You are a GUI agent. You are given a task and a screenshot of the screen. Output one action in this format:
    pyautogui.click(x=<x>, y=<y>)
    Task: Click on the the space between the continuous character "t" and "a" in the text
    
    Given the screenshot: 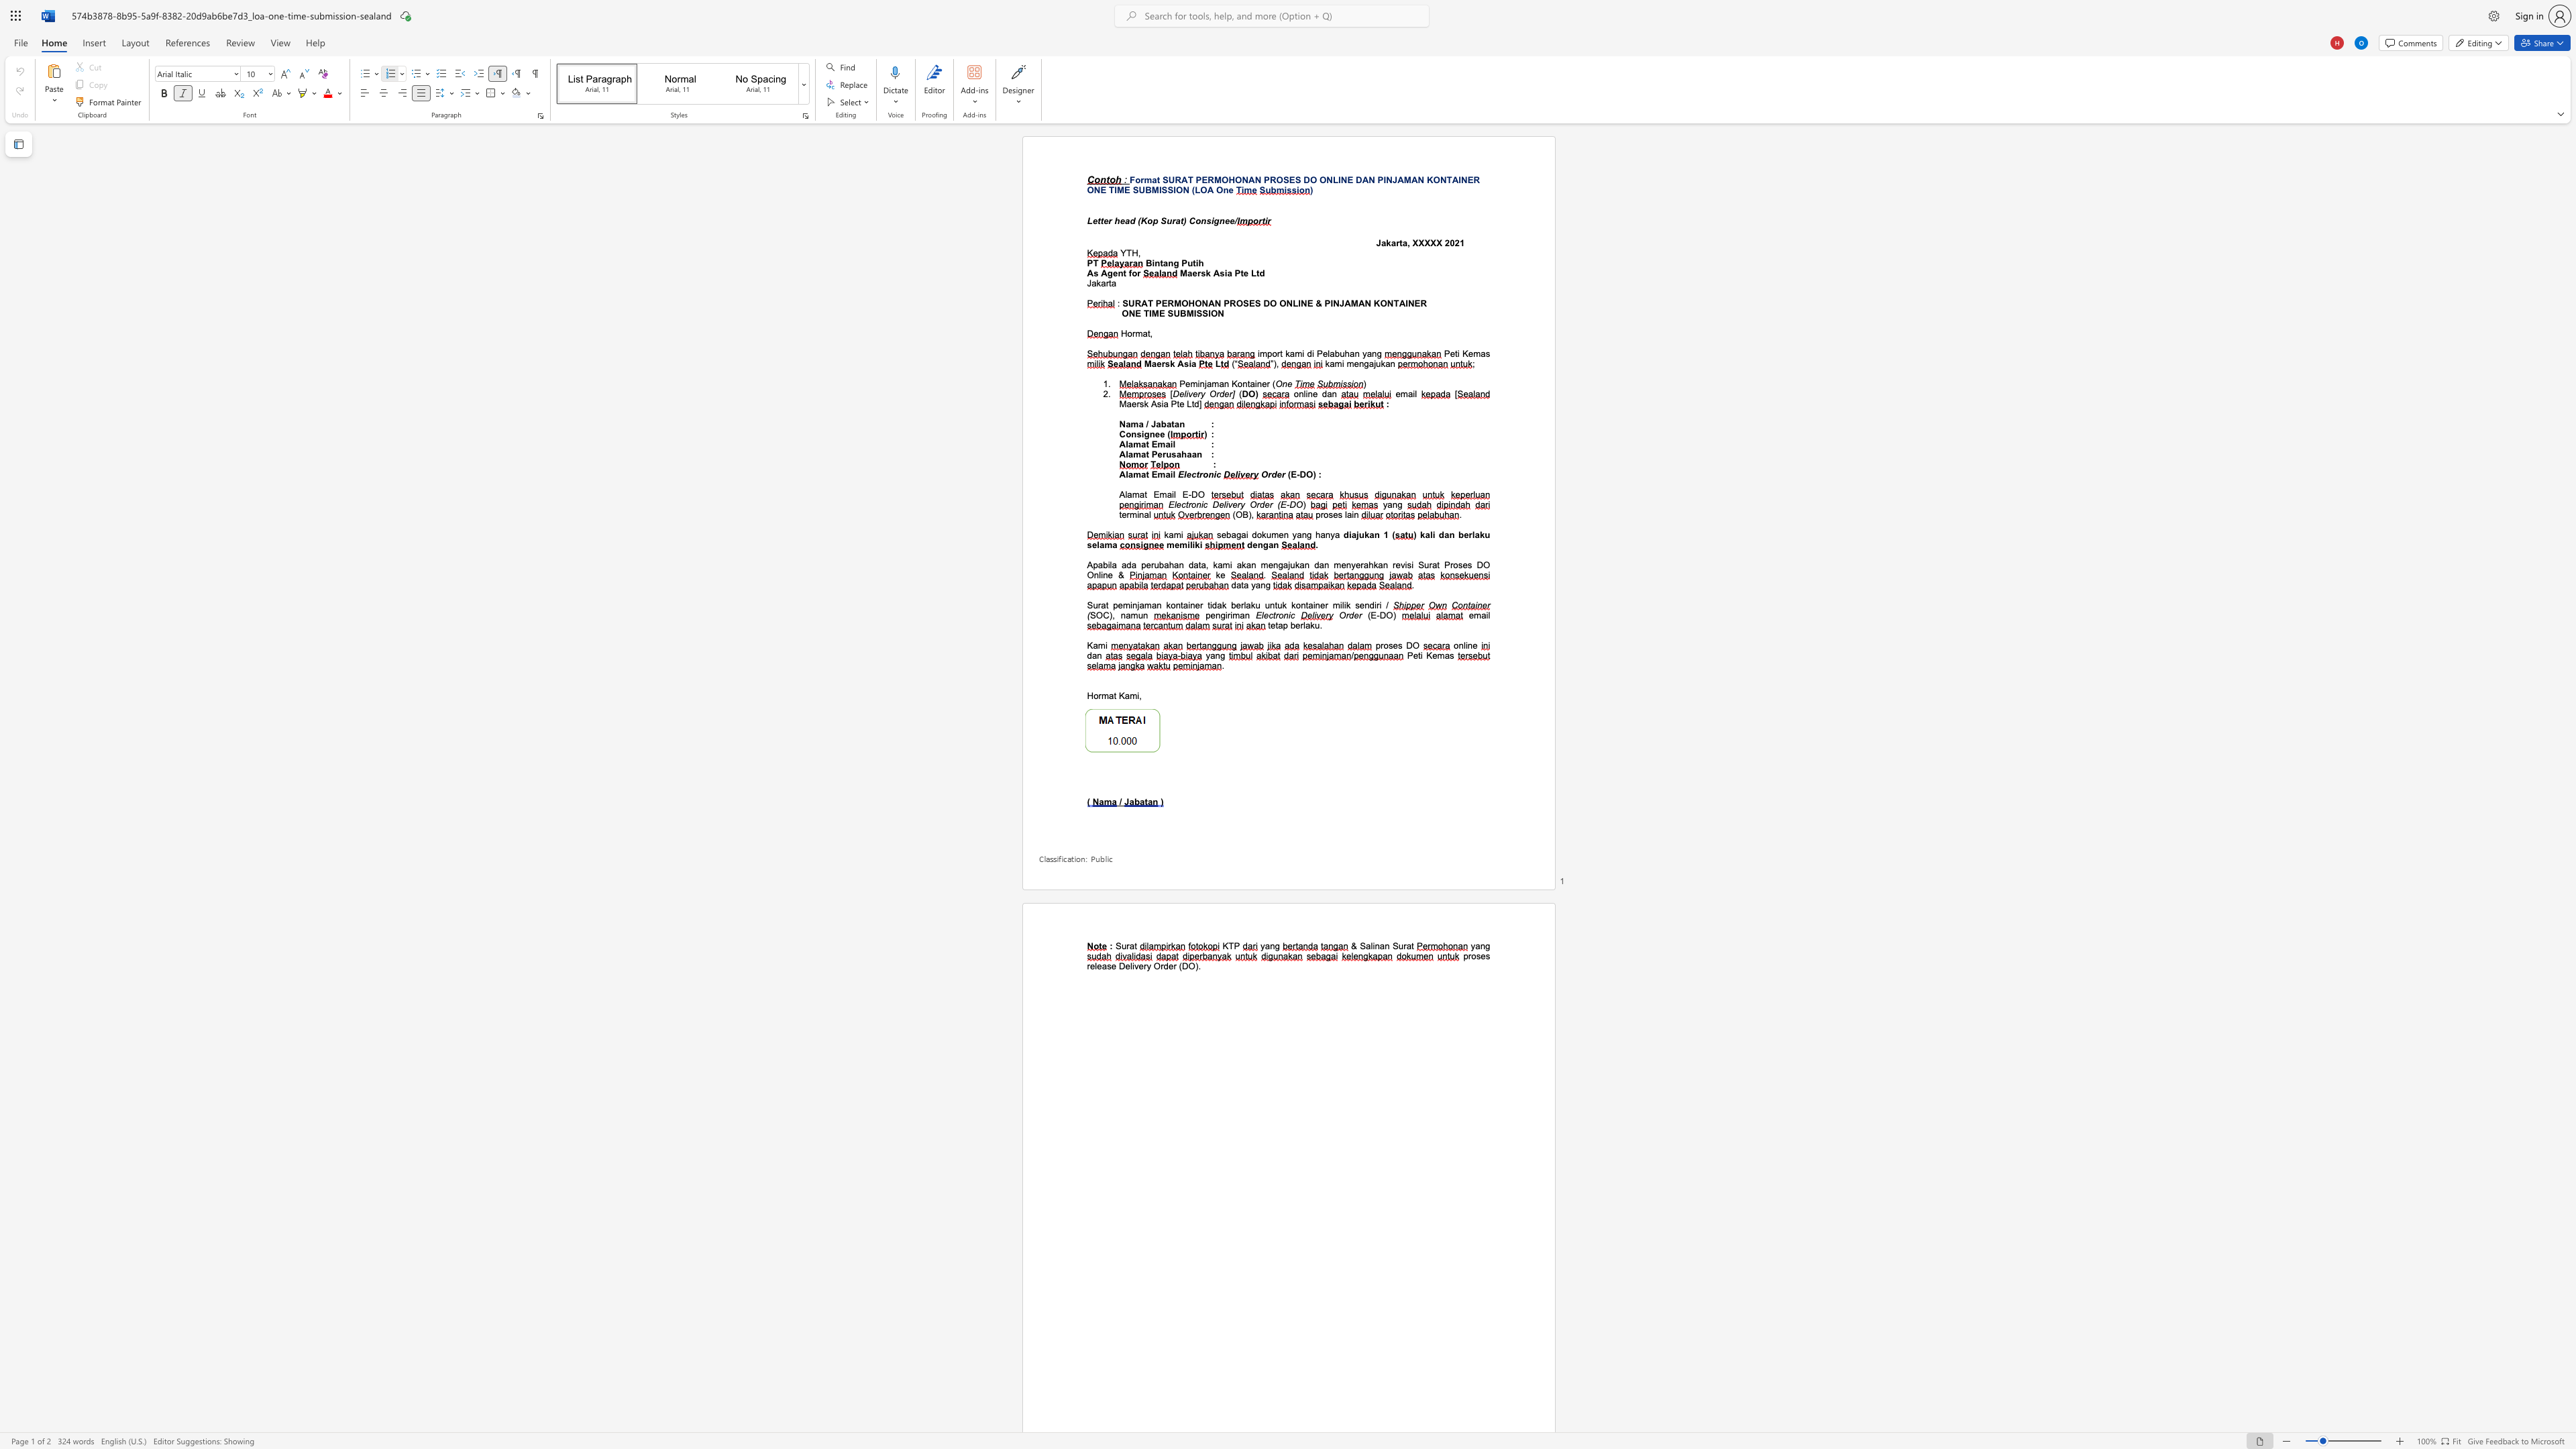 What is the action you would take?
    pyautogui.click(x=1173, y=423)
    